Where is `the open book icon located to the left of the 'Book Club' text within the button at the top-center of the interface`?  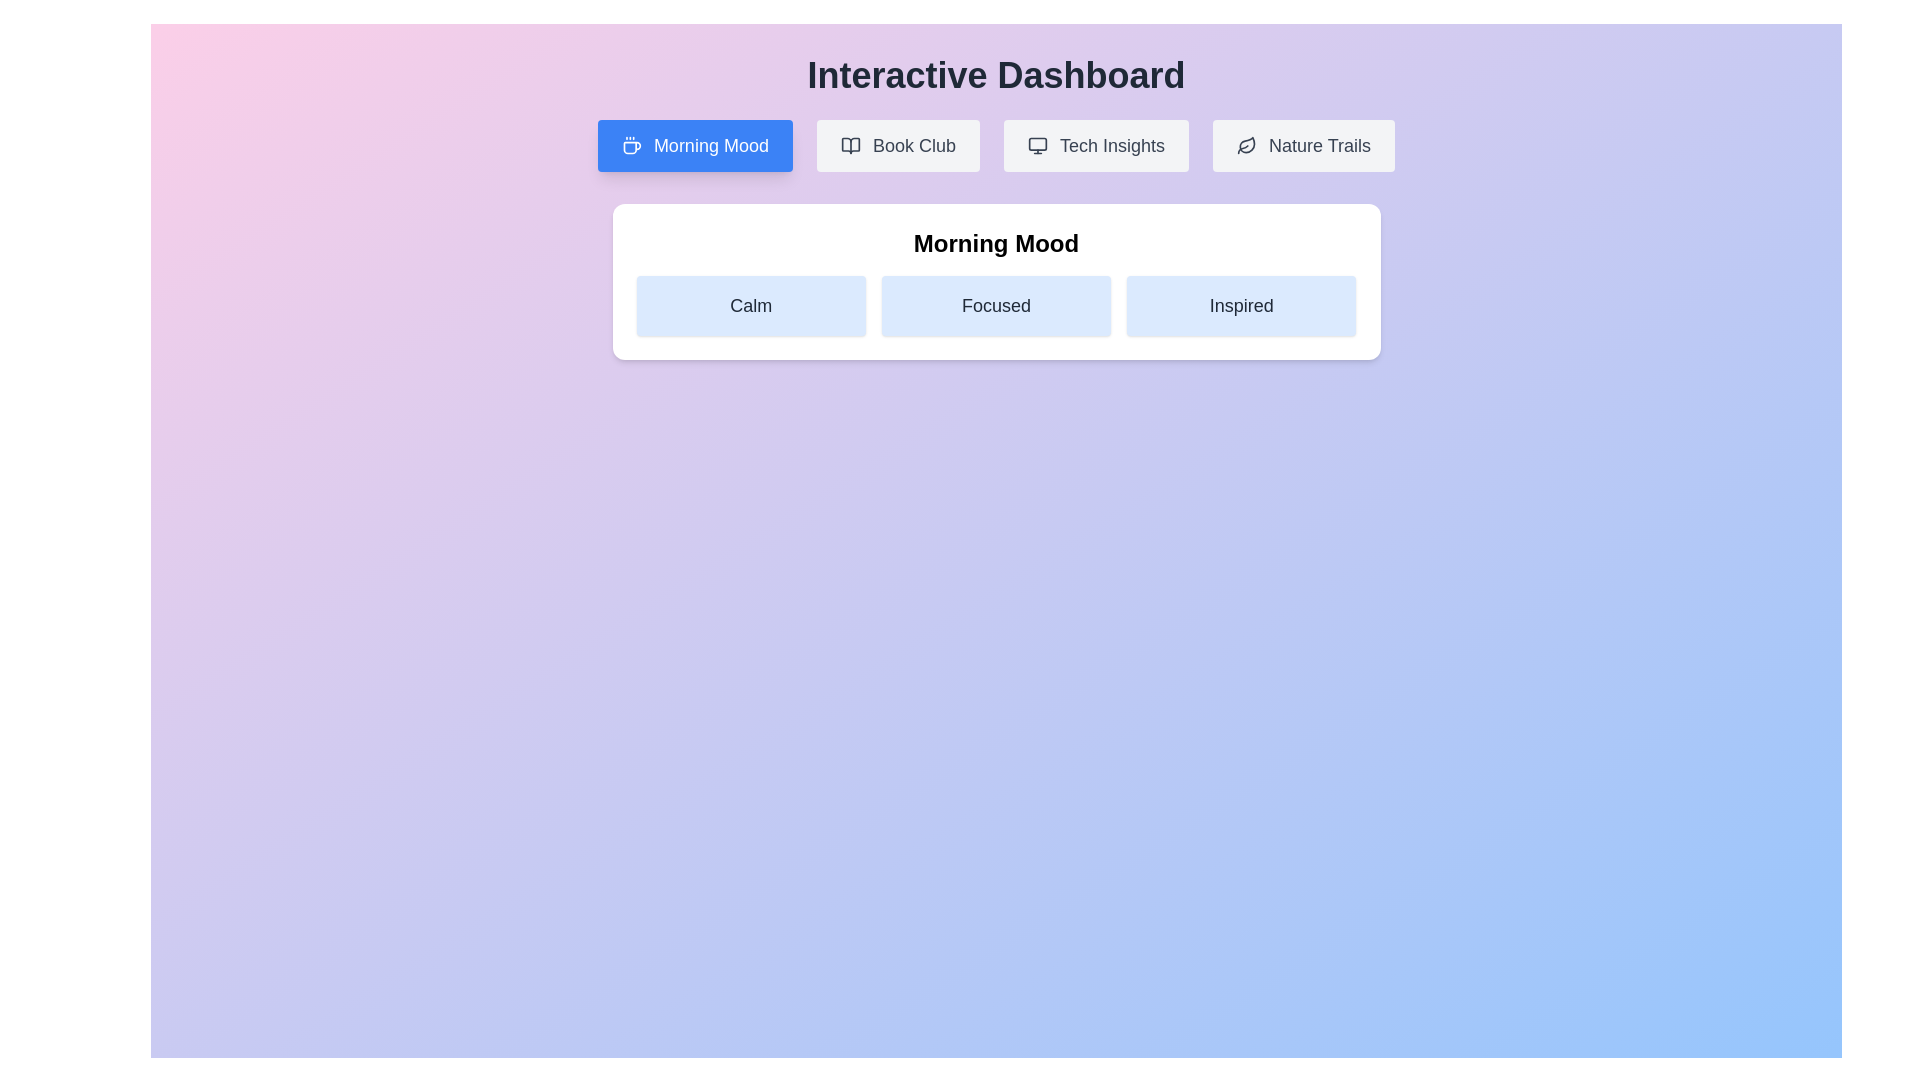 the open book icon located to the left of the 'Book Club' text within the button at the top-center of the interface is located at coordinates (850, 145).